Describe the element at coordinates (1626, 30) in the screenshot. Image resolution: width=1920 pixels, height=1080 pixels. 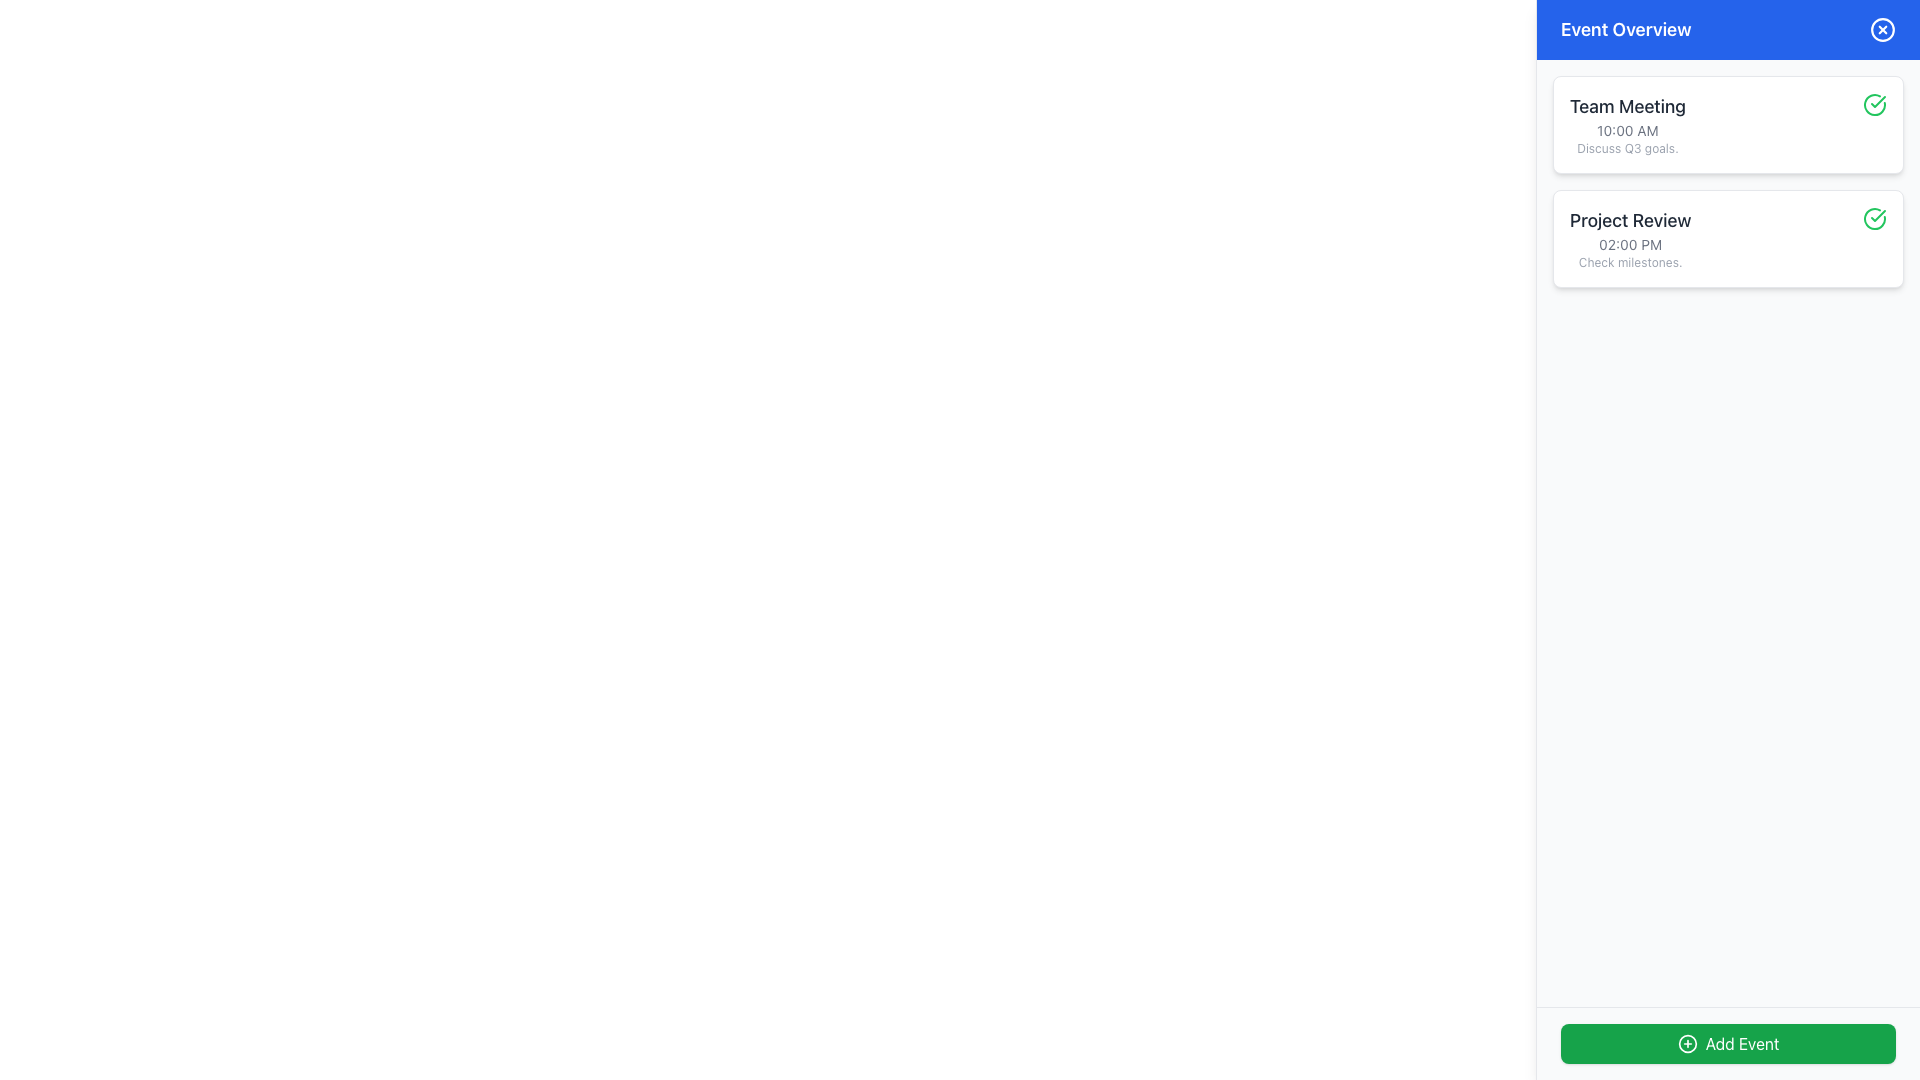
I see `the 'Event Overview' text label, which is styled in bold white font on a blue background and is positioned to the left of a circular button with an 'X' icon` at that location.